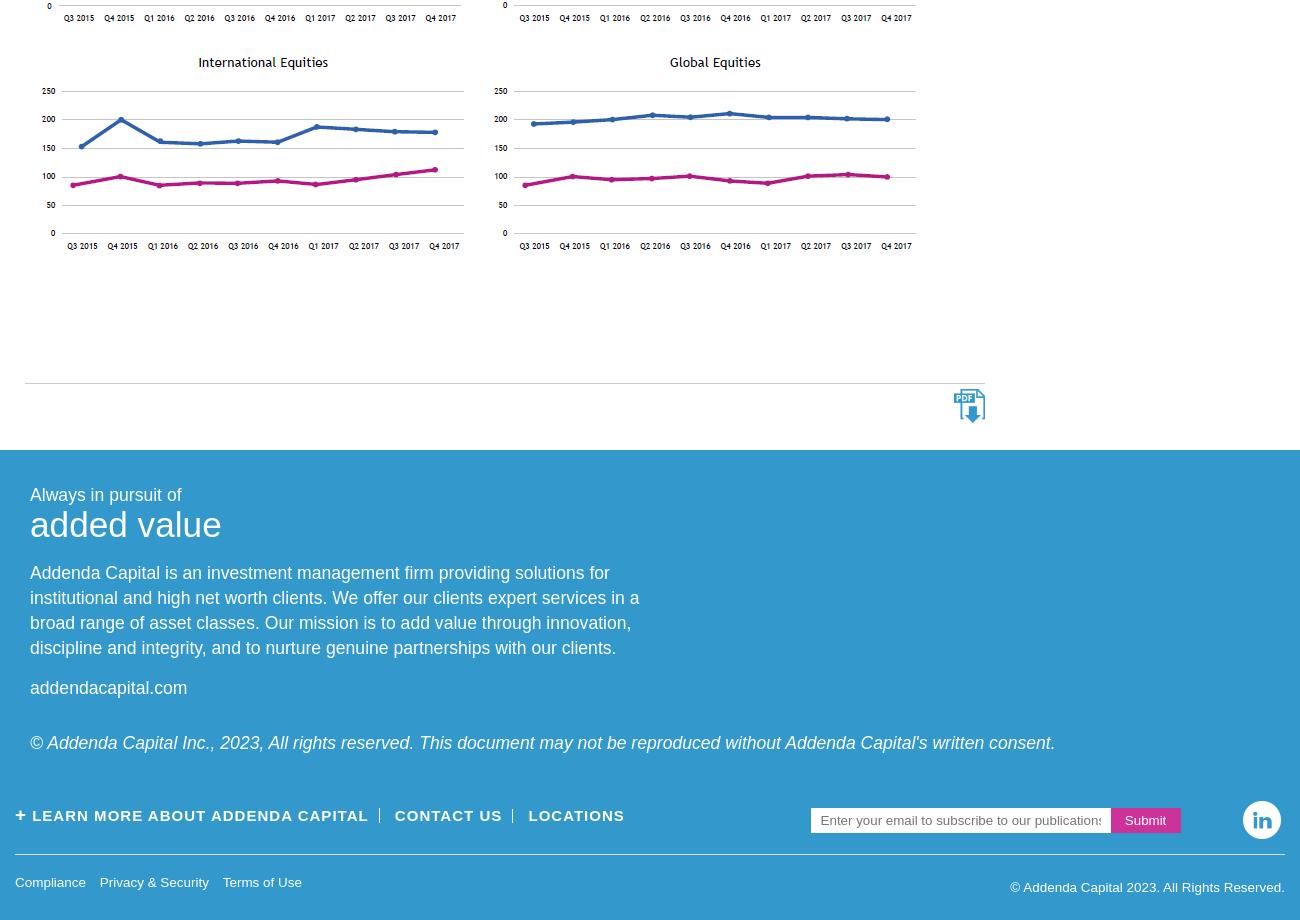  I want to click on '© Addenda Capital Inc., 2023, All rights reserved.  This document may not be reproduced without Addenda Capital's written consent.', so click(541, 742).